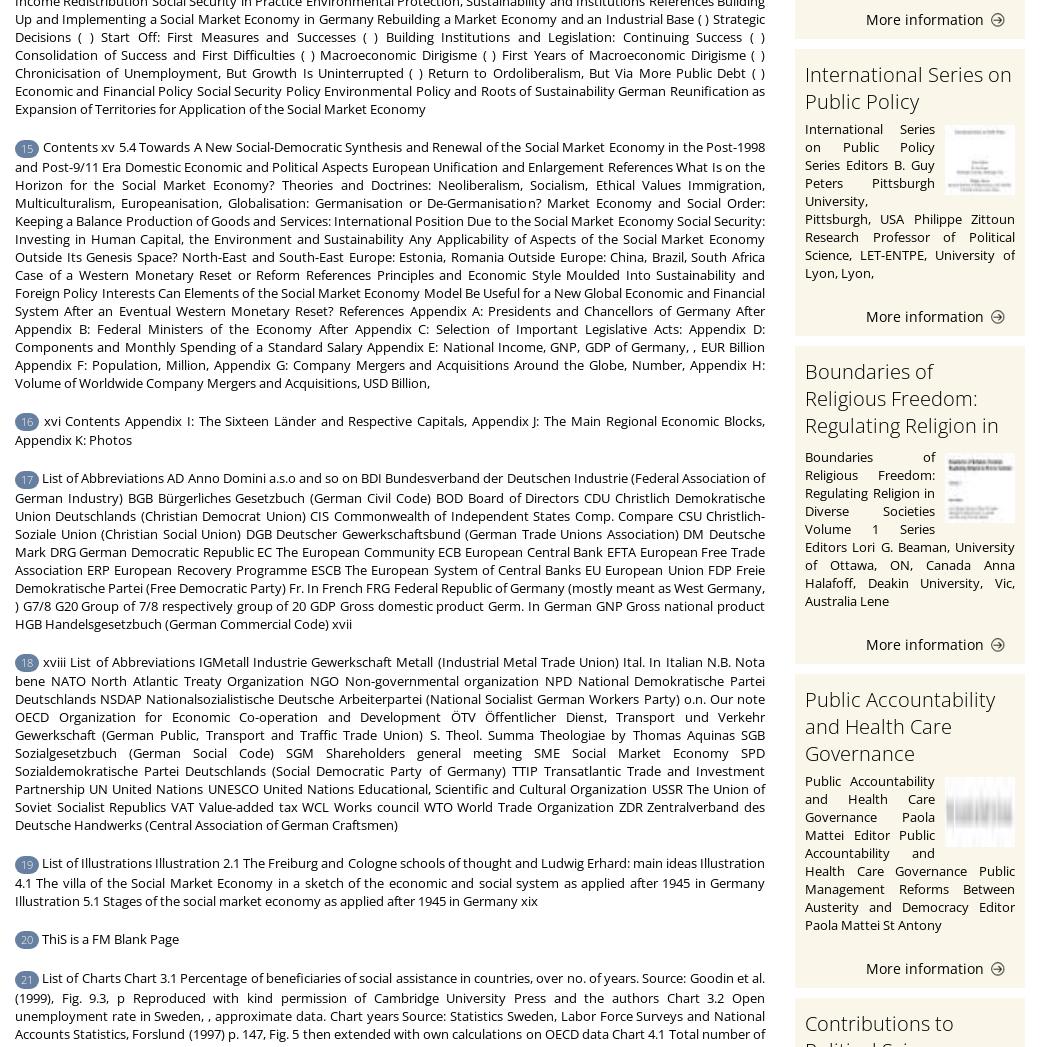  What do you see at coordinates (389, 550) in the screenshot?
I see `'List of Abbreviations AD Anno Domini a.s.o and so on BDI Bundesverband der Deutschen Industrie (Federal Association of German Industry) BGB Bürgerliches Gesetzbuch (German Civil Code) BOD Board of Directors CDU Christlich Demokratische Union Deutschlands (Christian Democrat Union) CIS Commonwealth of Independent States Comp. Compare CSU Christlich-Soziale Union (Christian Social Union) DGB Deutscher Gewerkschaftsbund (German Trade Unions Association) DM Deutsche Mark DRG German Democratic Republic EC The European Community ECB European Central Bank EFTA European Free Trade Association ERP European Recovery Programme ESCB The European System of Central Banks EU European Union FDP Freie Demokratische Partei (Free Democratic Party) Fr. In French FRG Federal Republic of Germany (mostly meant as West Germany, ) G7/8 G20 Group of 7/8 respectively group of 20 GDP Gross domestic product Germ. In German GNP Gross national product HGB Handelsgesetzbuch (German Commercial Code) xvii'` at bounding box center [389, 550].